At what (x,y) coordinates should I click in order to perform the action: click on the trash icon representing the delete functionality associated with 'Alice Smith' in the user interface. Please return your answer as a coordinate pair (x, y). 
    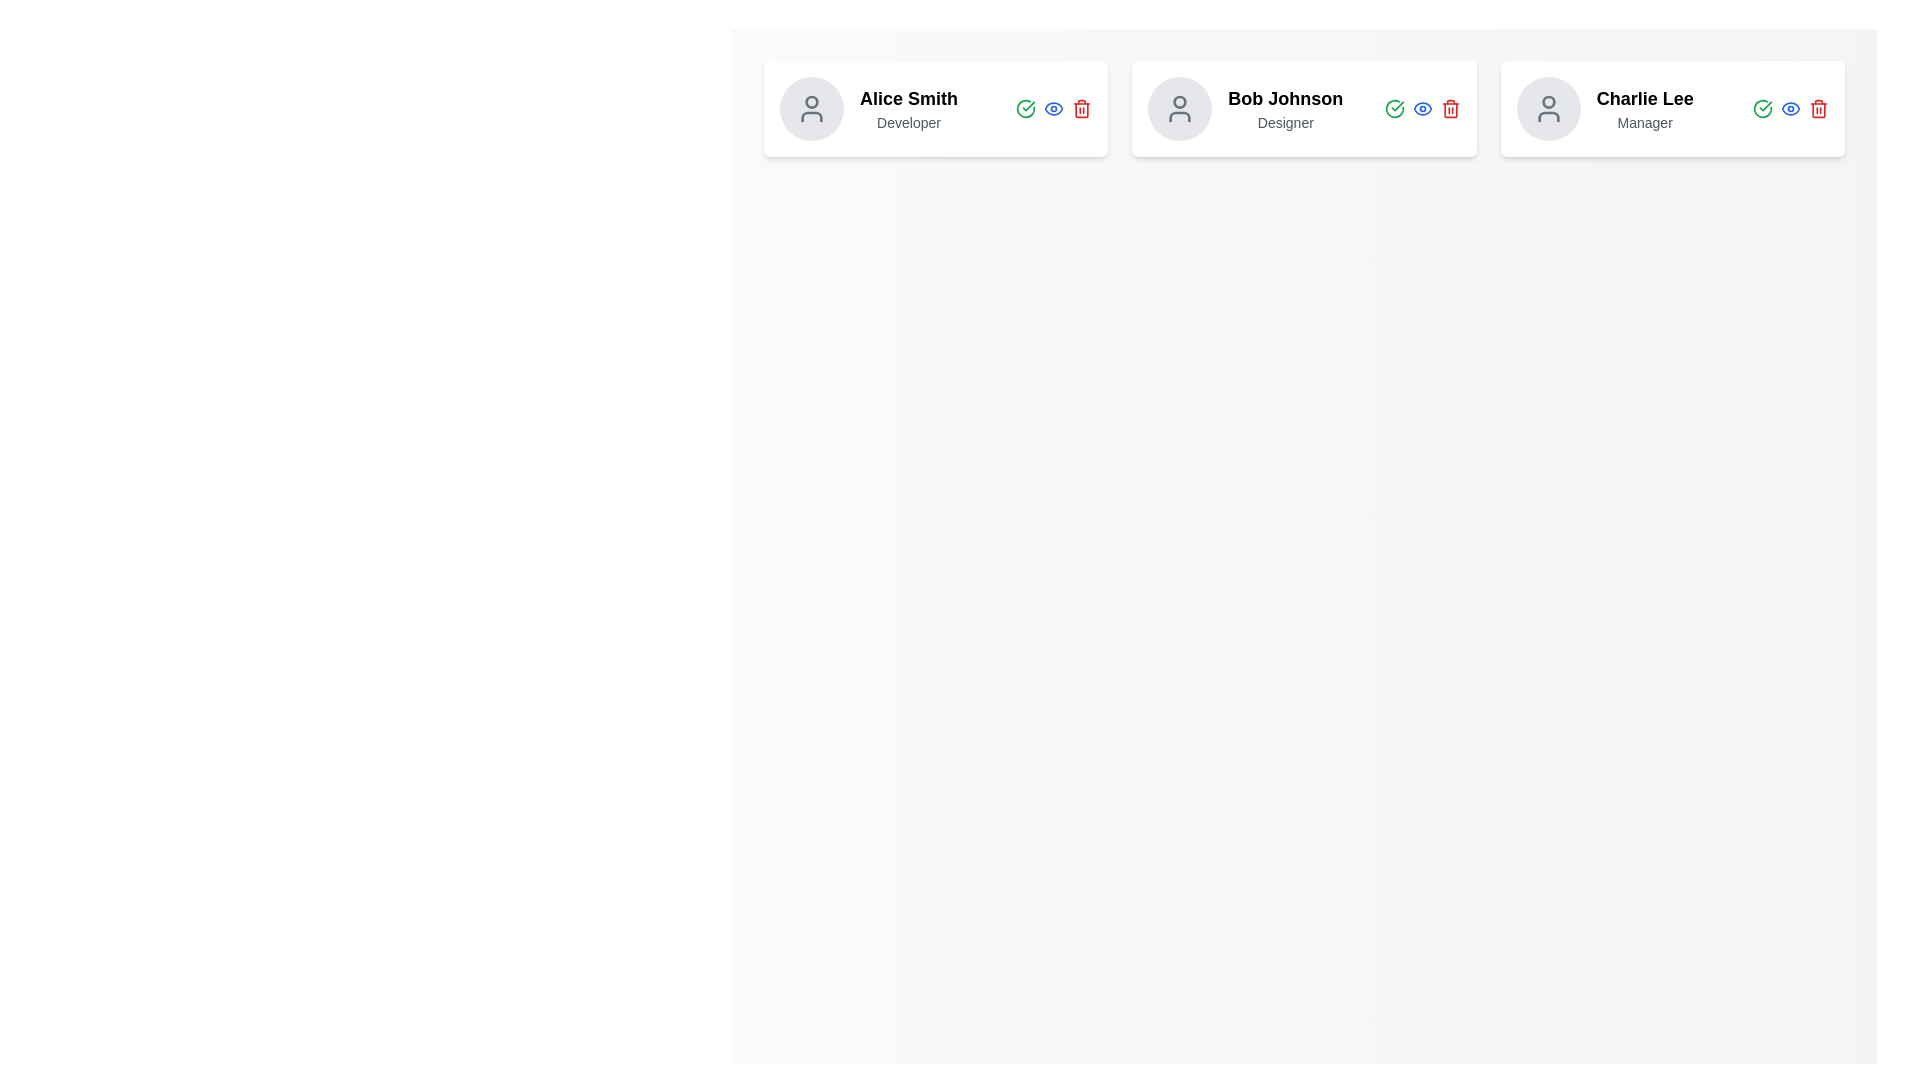
    Looking at the image, I should click on (1081, 110).